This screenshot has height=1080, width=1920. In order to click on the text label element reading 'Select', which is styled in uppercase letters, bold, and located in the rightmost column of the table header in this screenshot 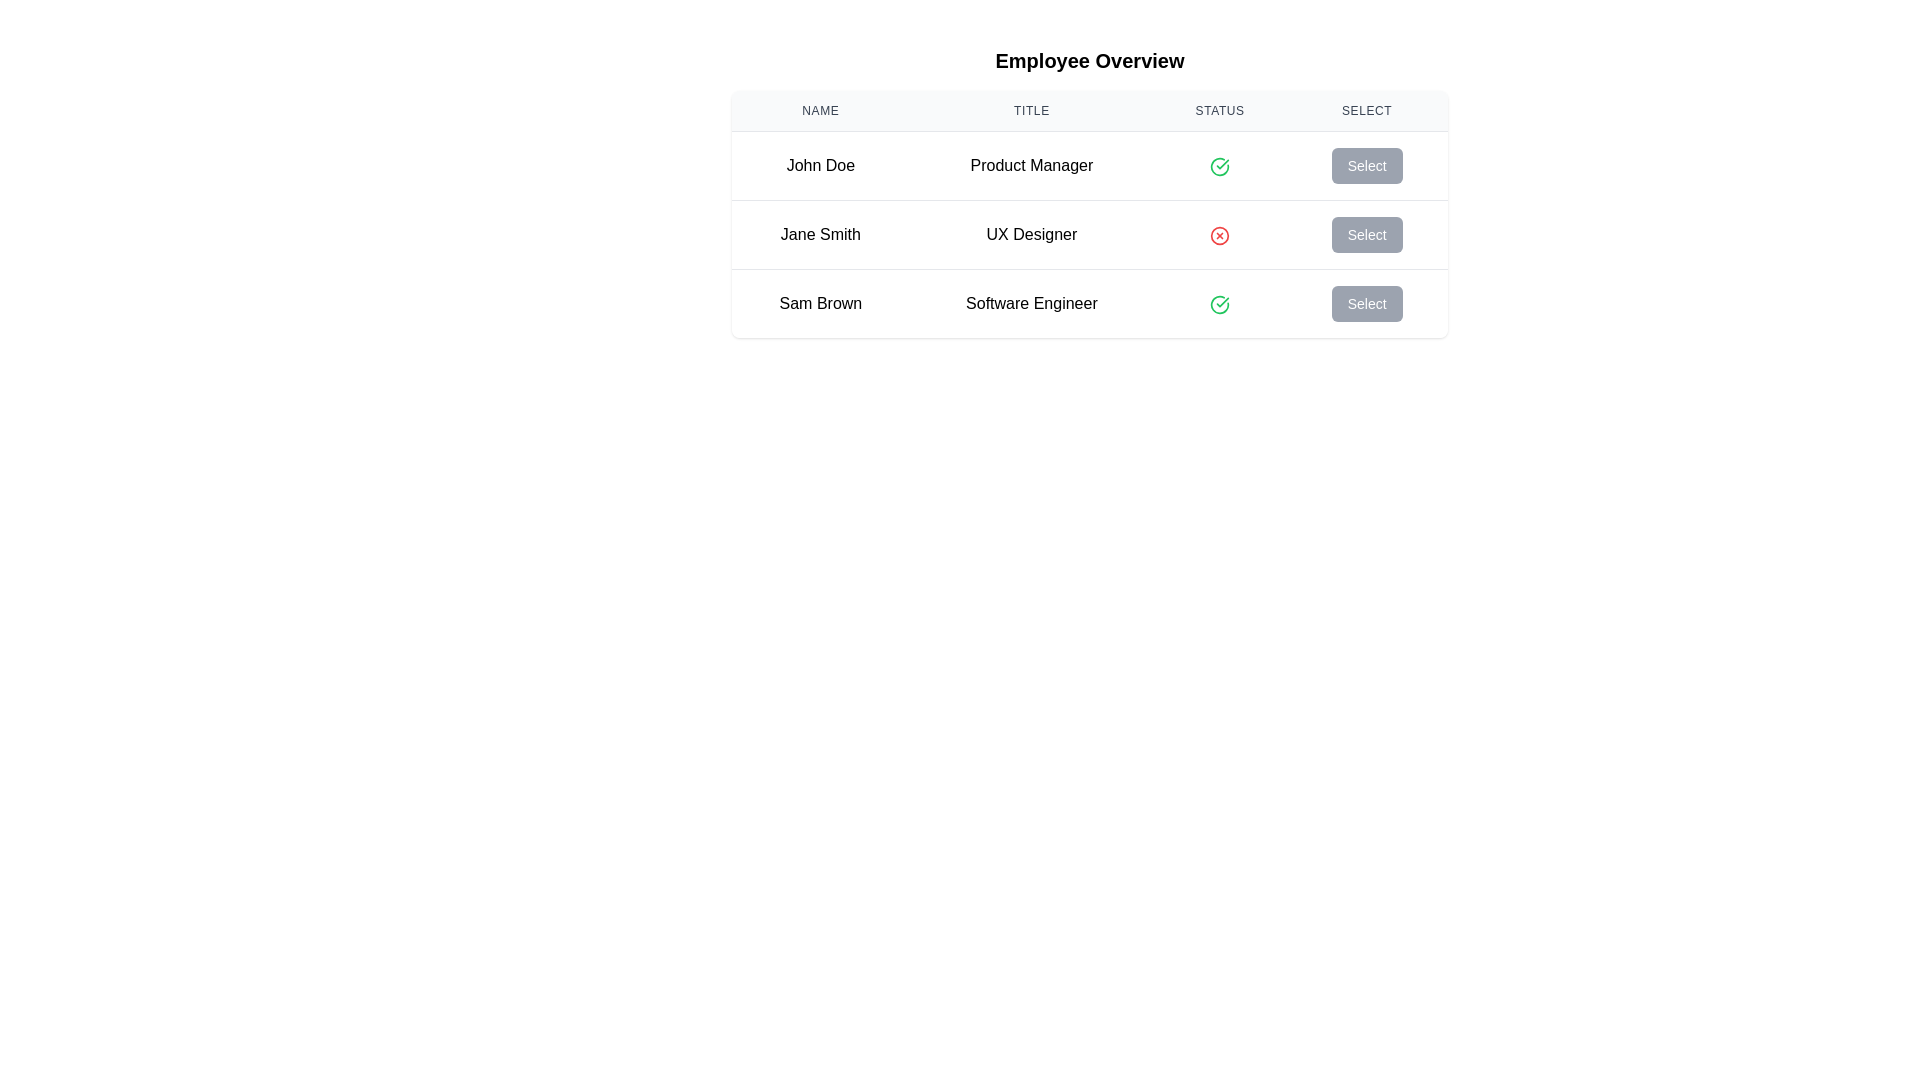, I will do `click(1366, 111)`.